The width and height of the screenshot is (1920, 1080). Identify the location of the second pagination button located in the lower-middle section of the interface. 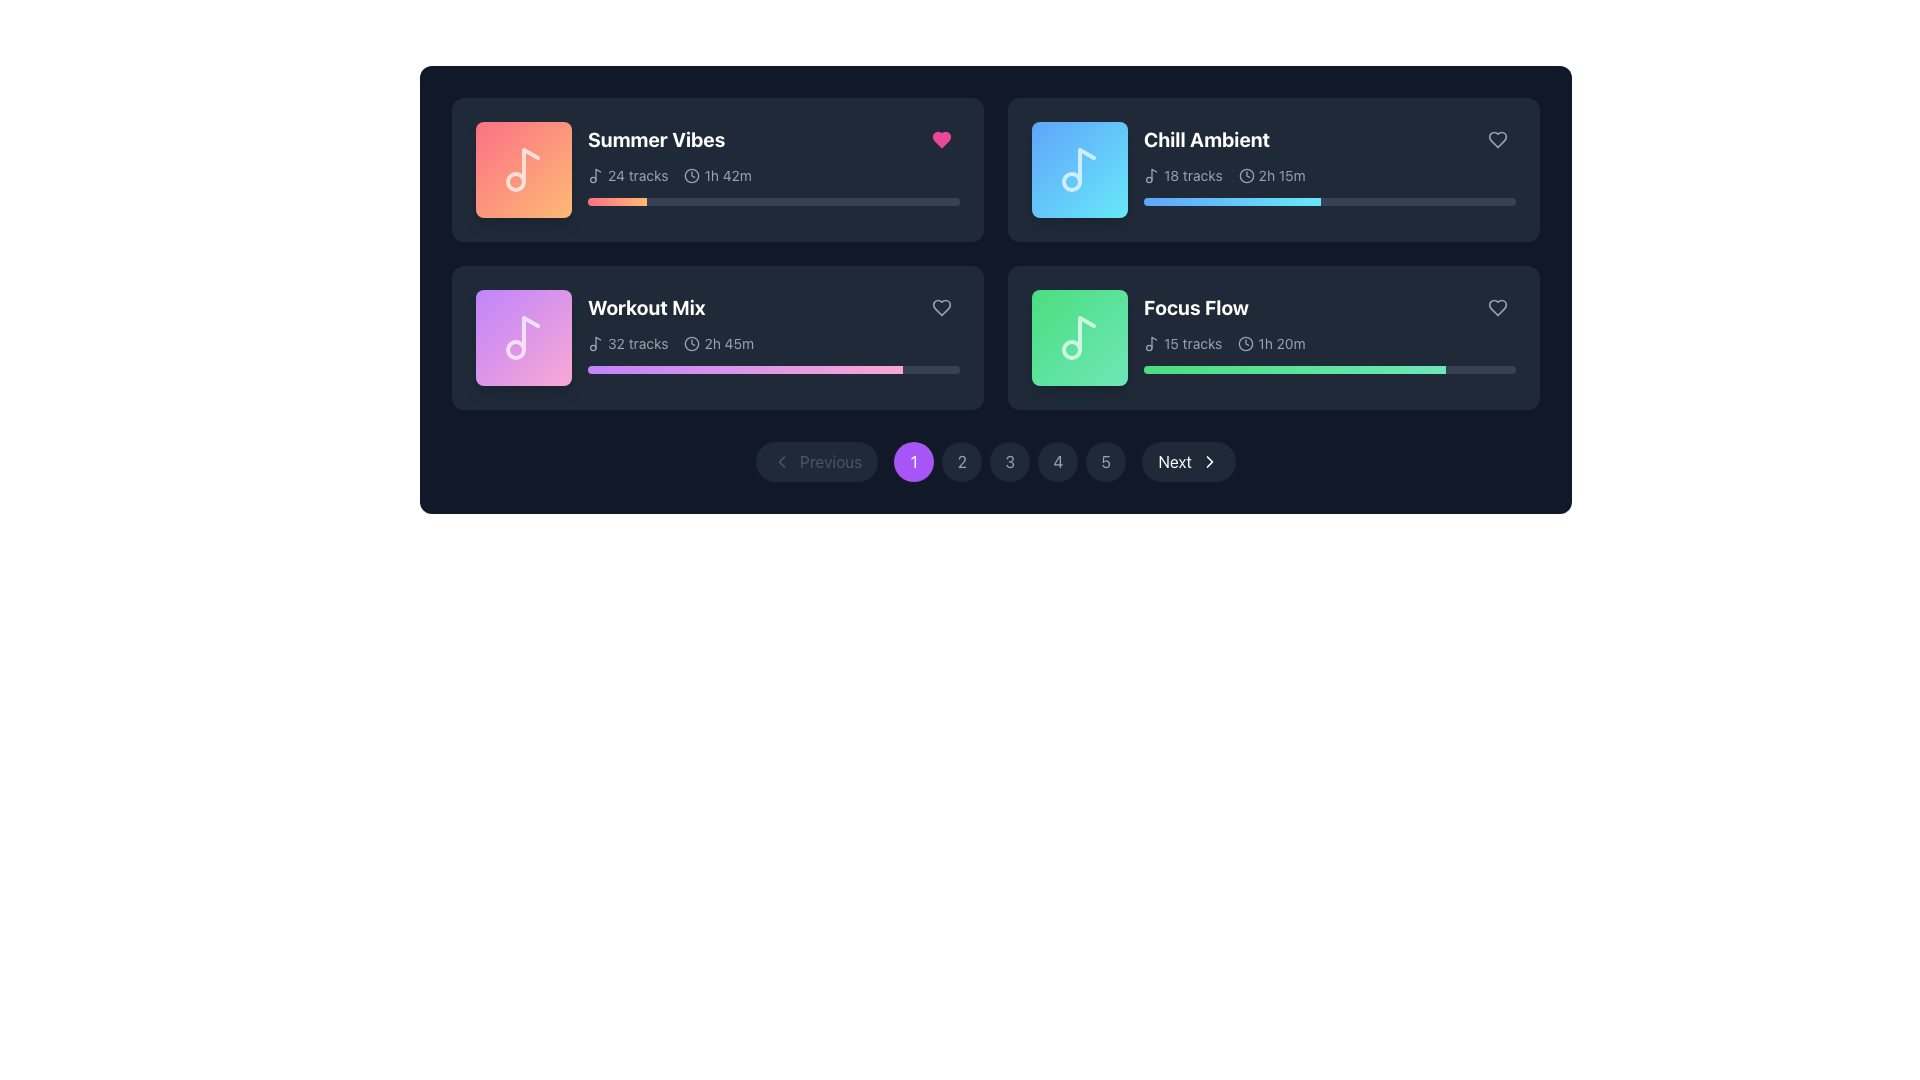
(962, 462).